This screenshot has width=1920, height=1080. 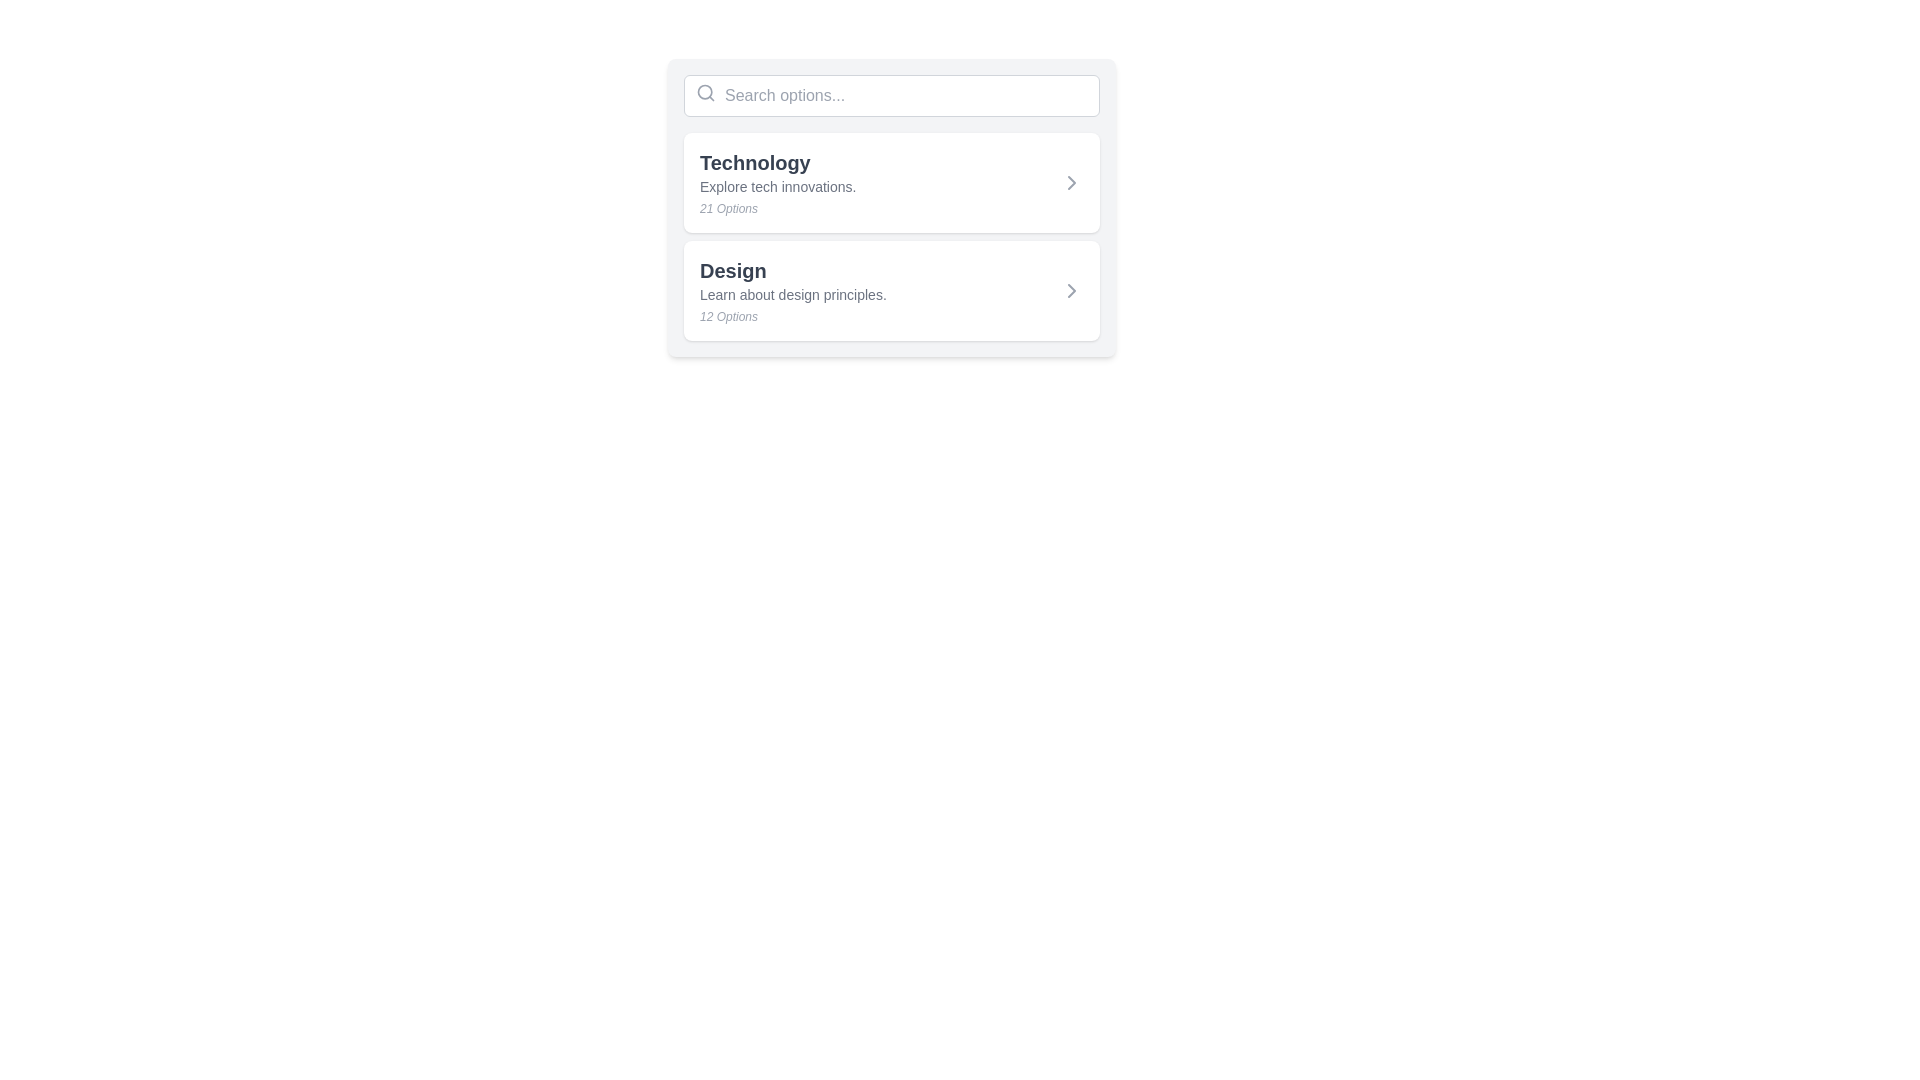 What do you see at coordinates (705, 92) in the screenshot?
I see `the search icon that visually represents the search functionality, positioned to the left of the input field with the placeholder text 'Search options...'` at bounding box center [705, 92].